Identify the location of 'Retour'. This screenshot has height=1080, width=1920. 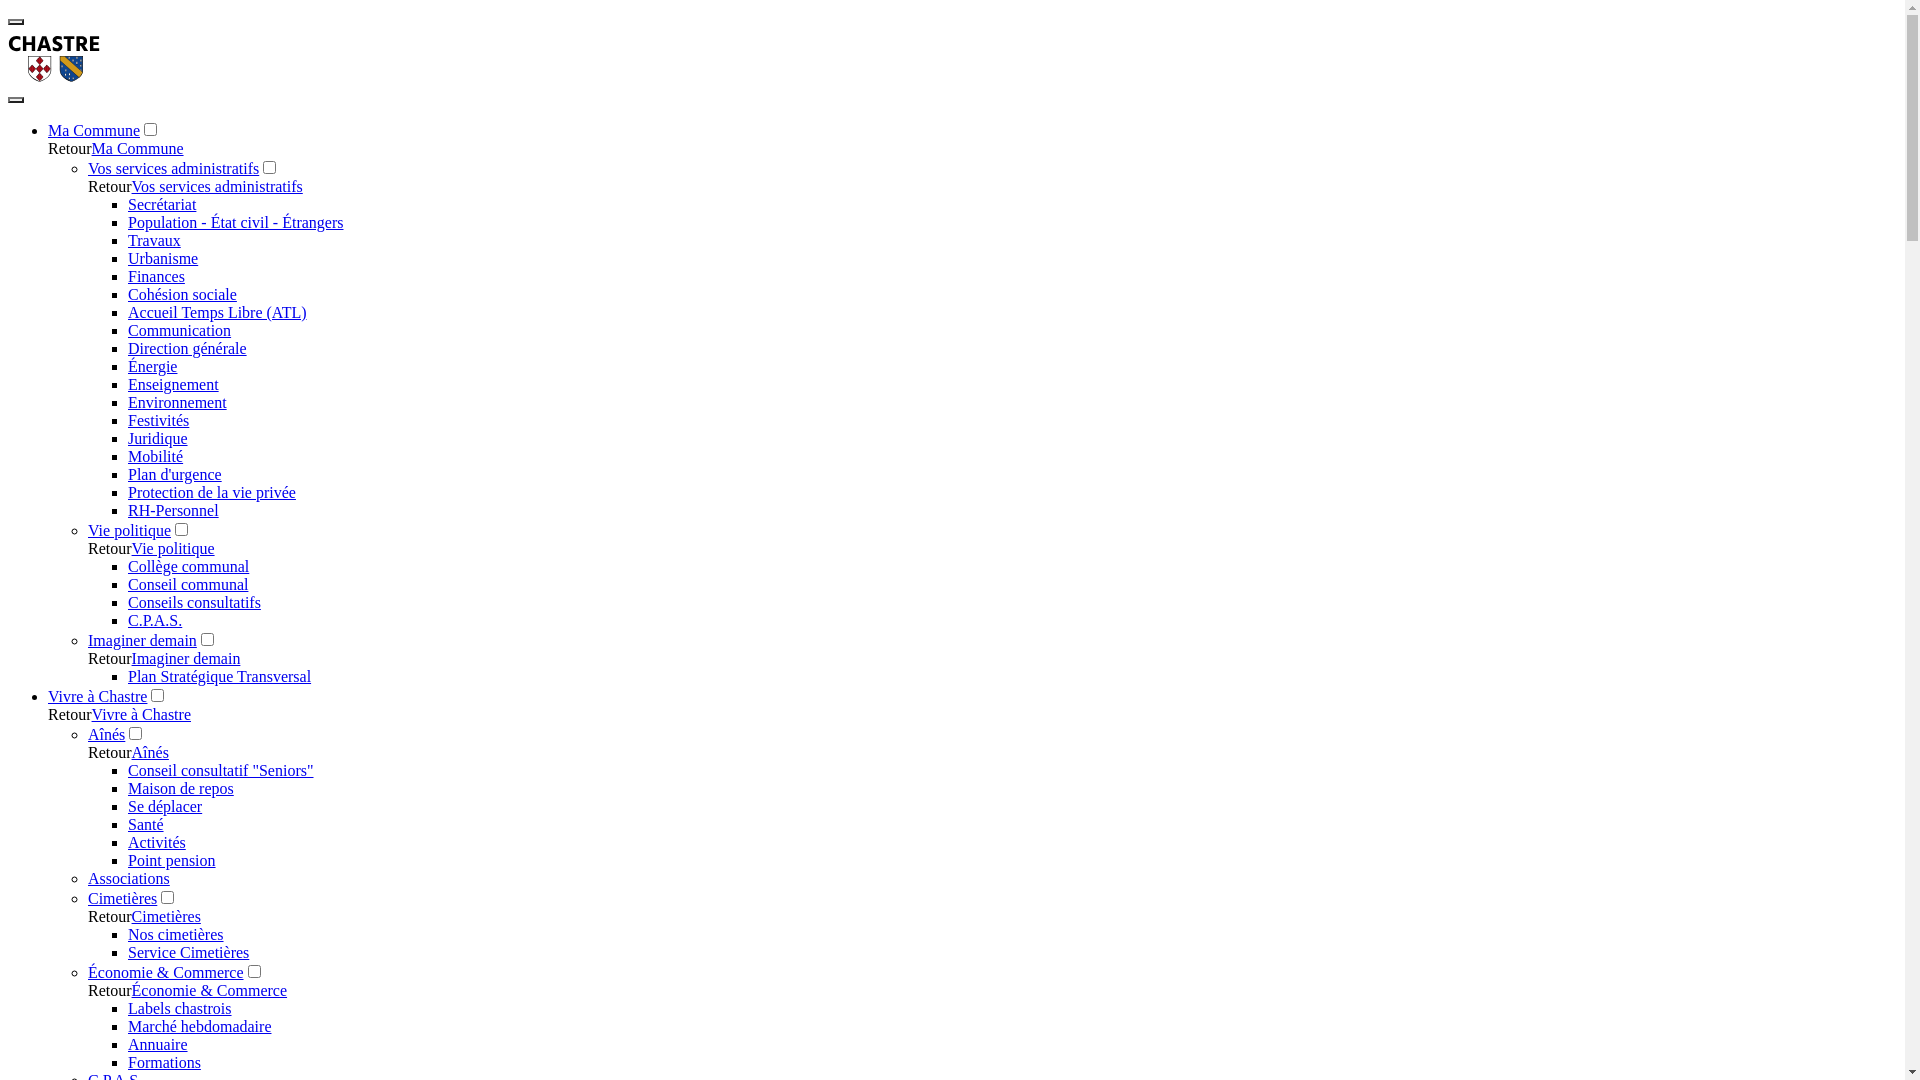
(109, 990).